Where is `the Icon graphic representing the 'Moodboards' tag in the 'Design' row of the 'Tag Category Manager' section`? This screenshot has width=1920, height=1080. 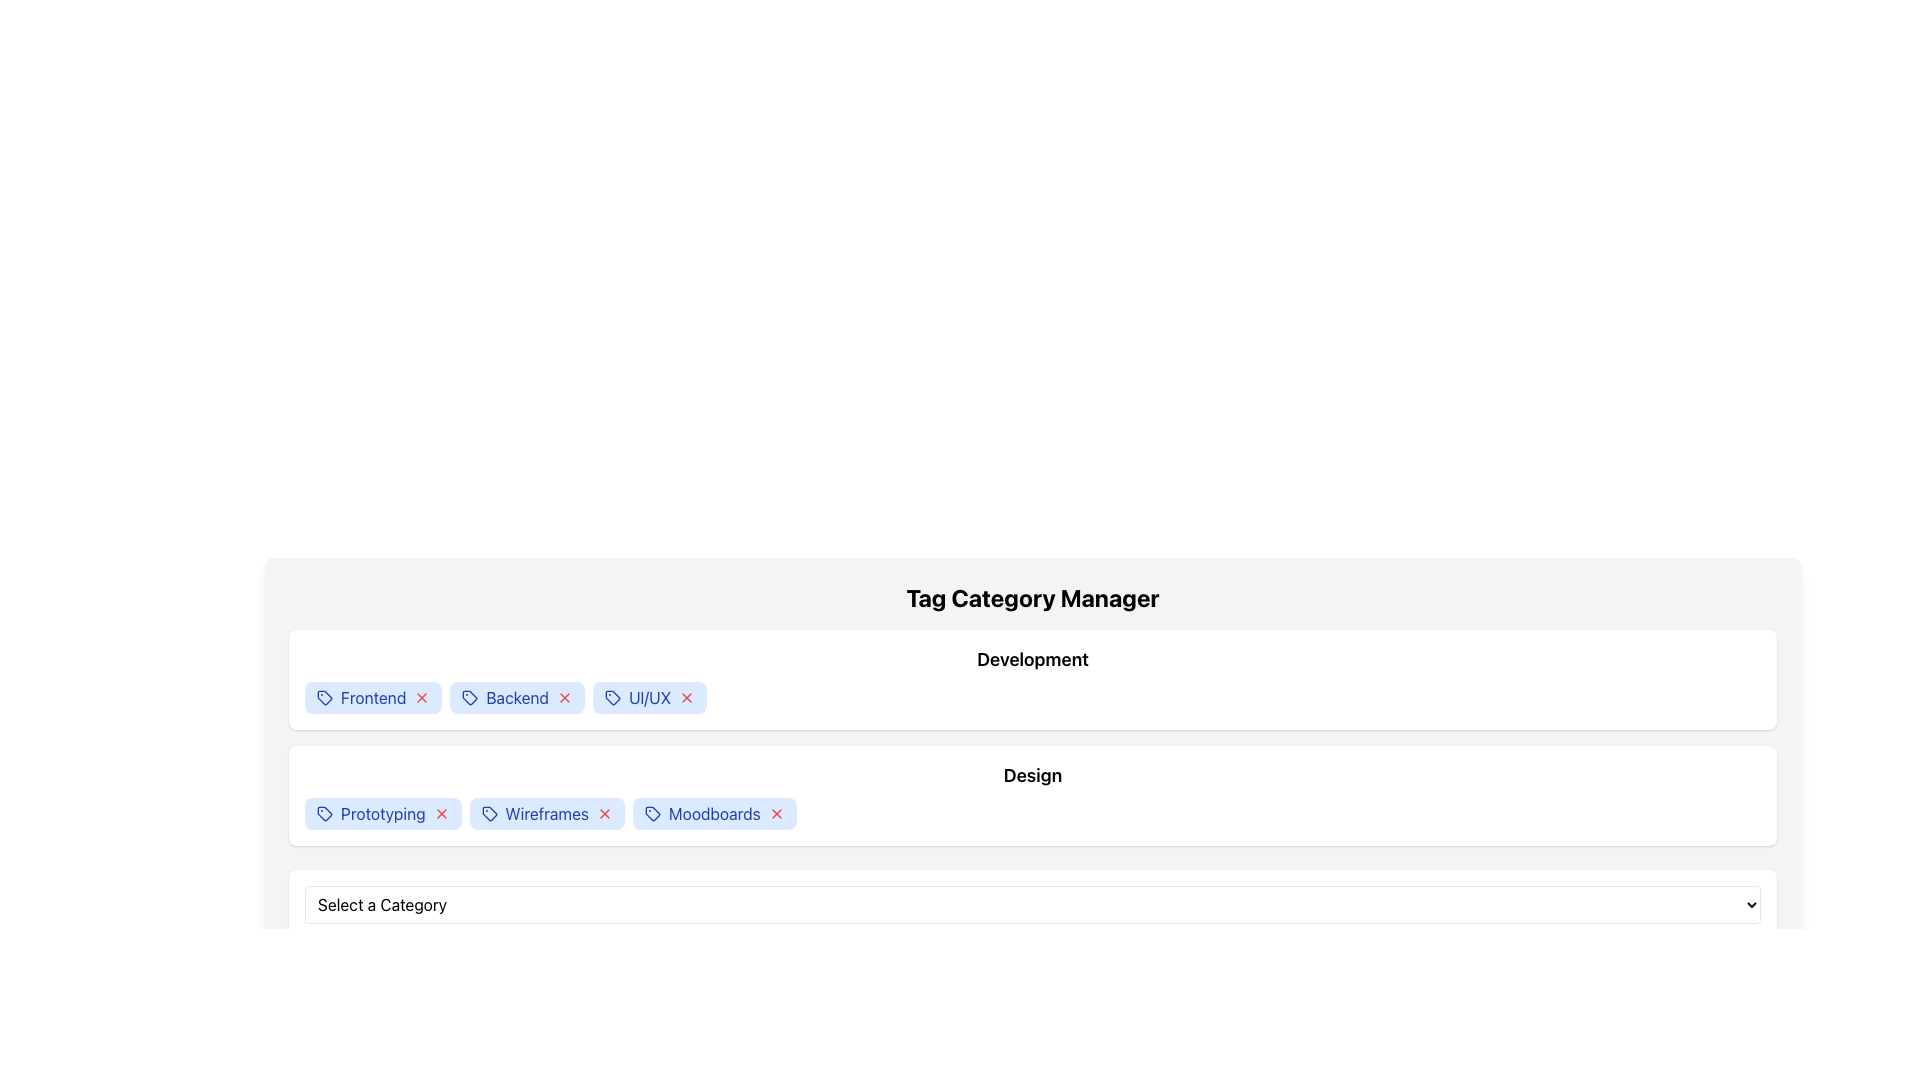 the Icon graphic representing the 'Moodboards' tag in the 'Design' row of the 'Tag Category Manager' section is located at coordinates (652, 813).